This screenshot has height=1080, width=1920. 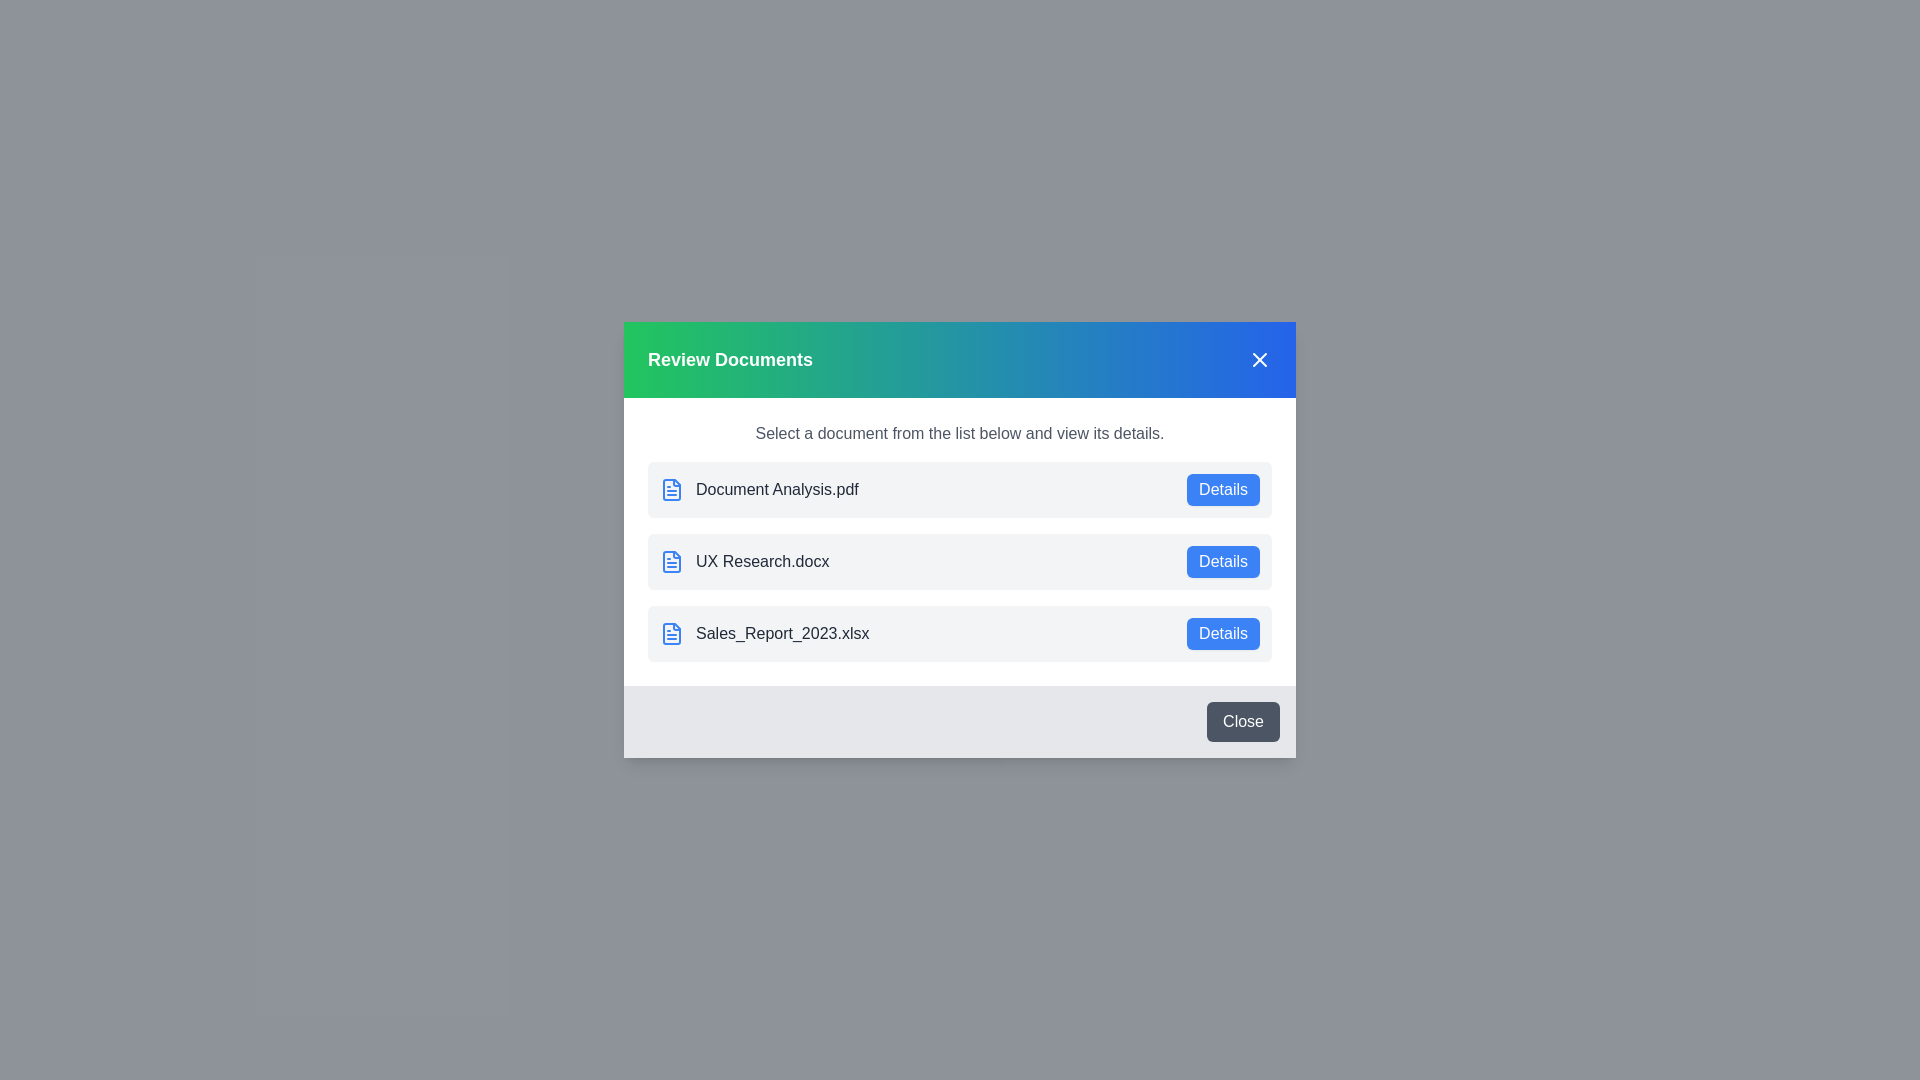 I want to click on the close button to close the dialog, so click(x=1242, y=721).